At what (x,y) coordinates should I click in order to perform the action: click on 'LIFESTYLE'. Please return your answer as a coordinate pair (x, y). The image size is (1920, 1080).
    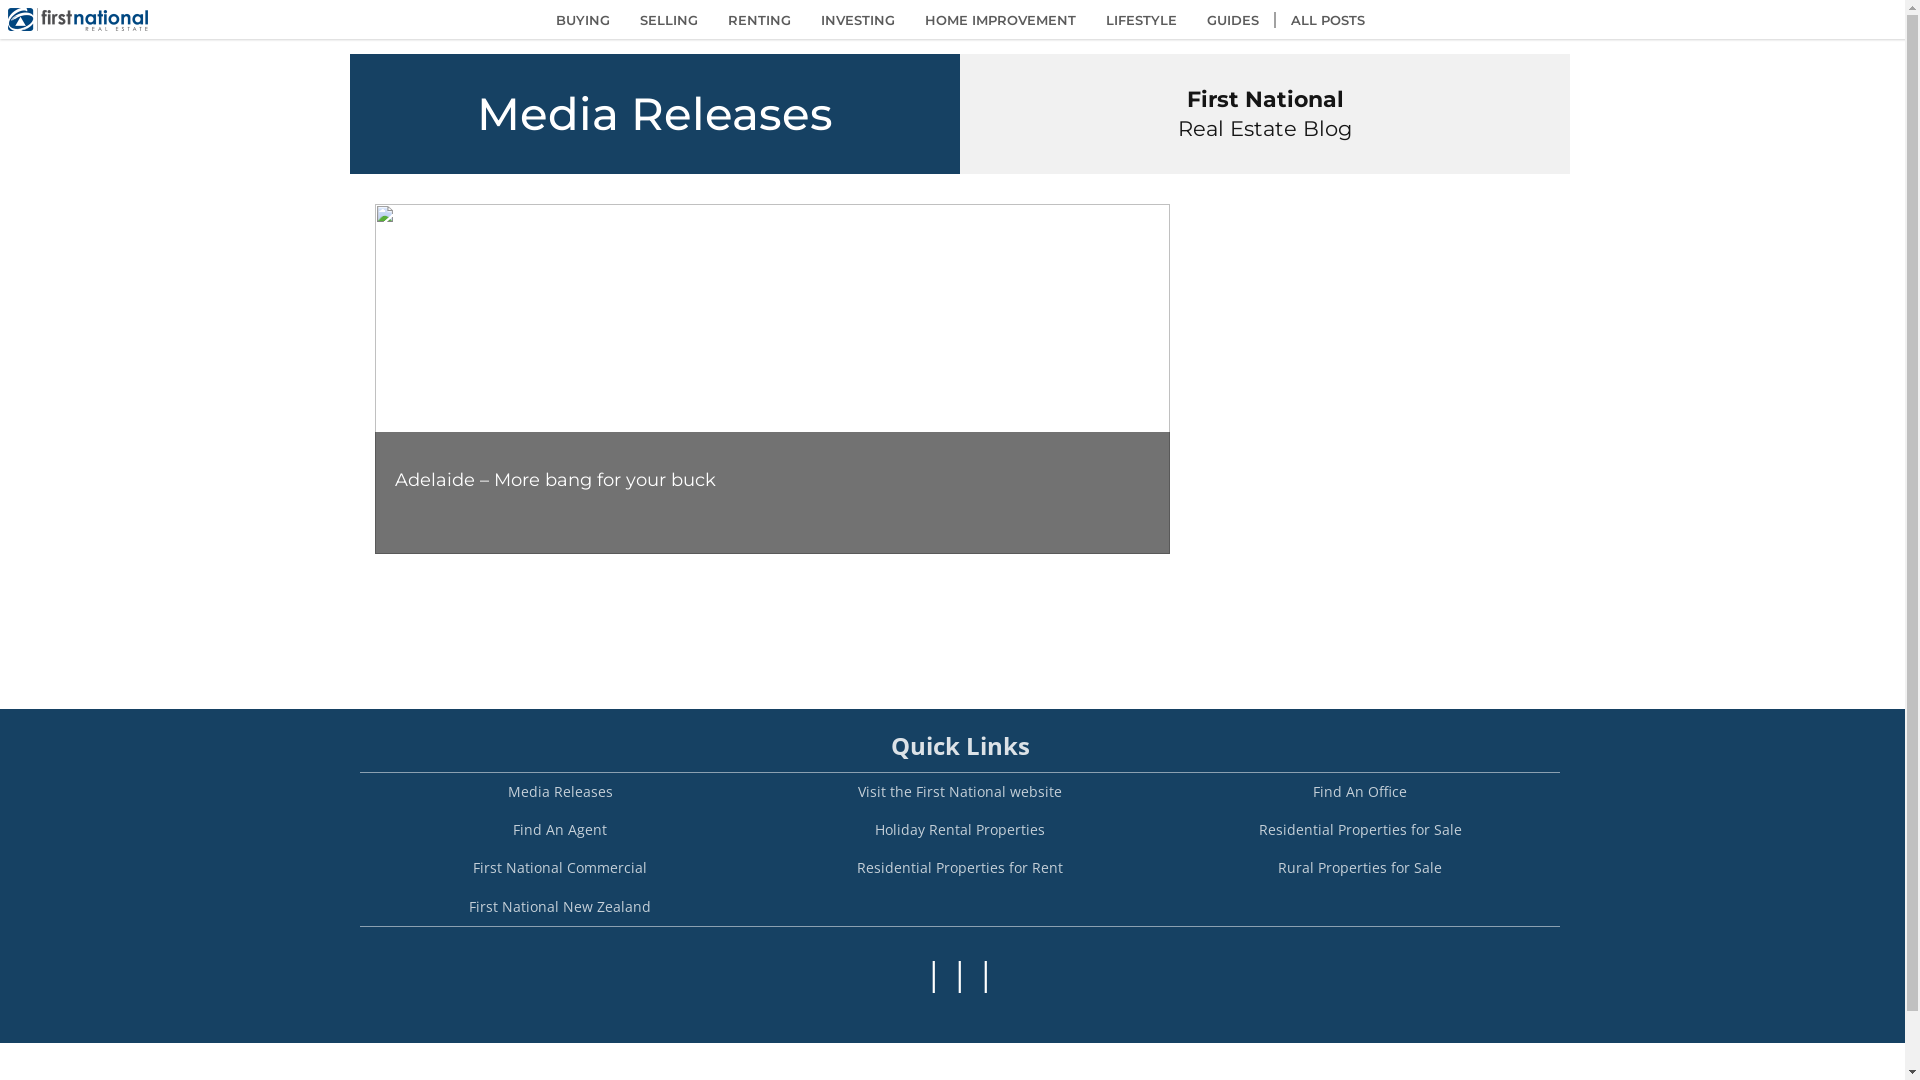
    Looking at the image, I should click on (1140, 19).